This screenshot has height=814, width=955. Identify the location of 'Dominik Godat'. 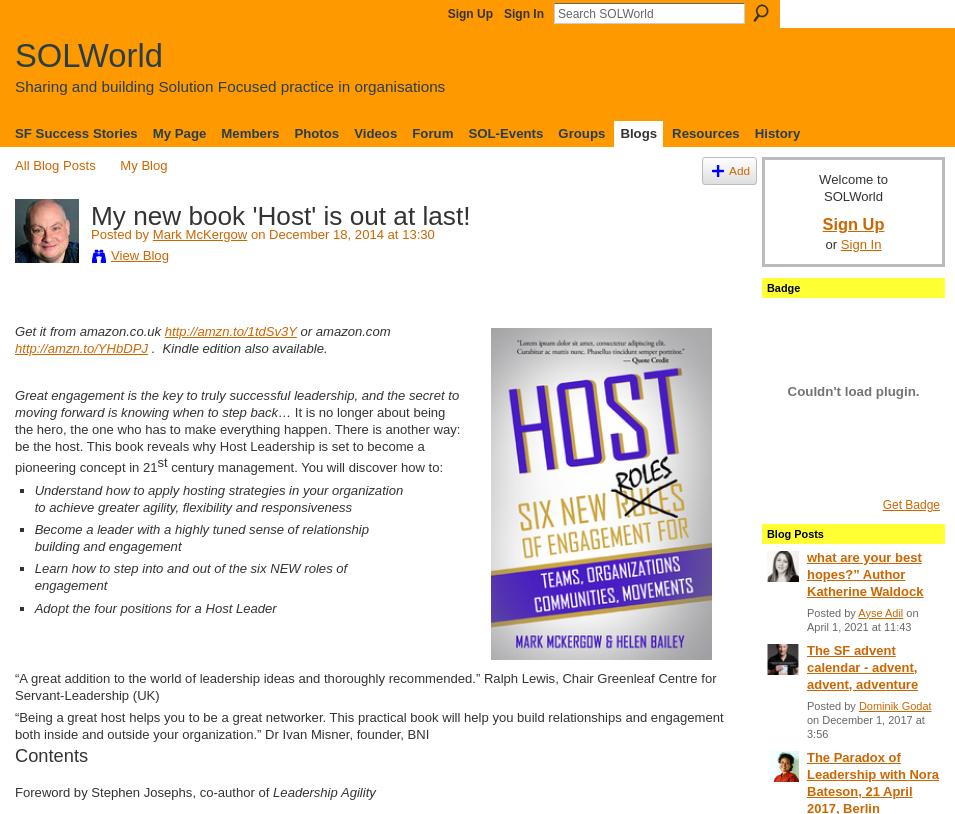
(894, 705).